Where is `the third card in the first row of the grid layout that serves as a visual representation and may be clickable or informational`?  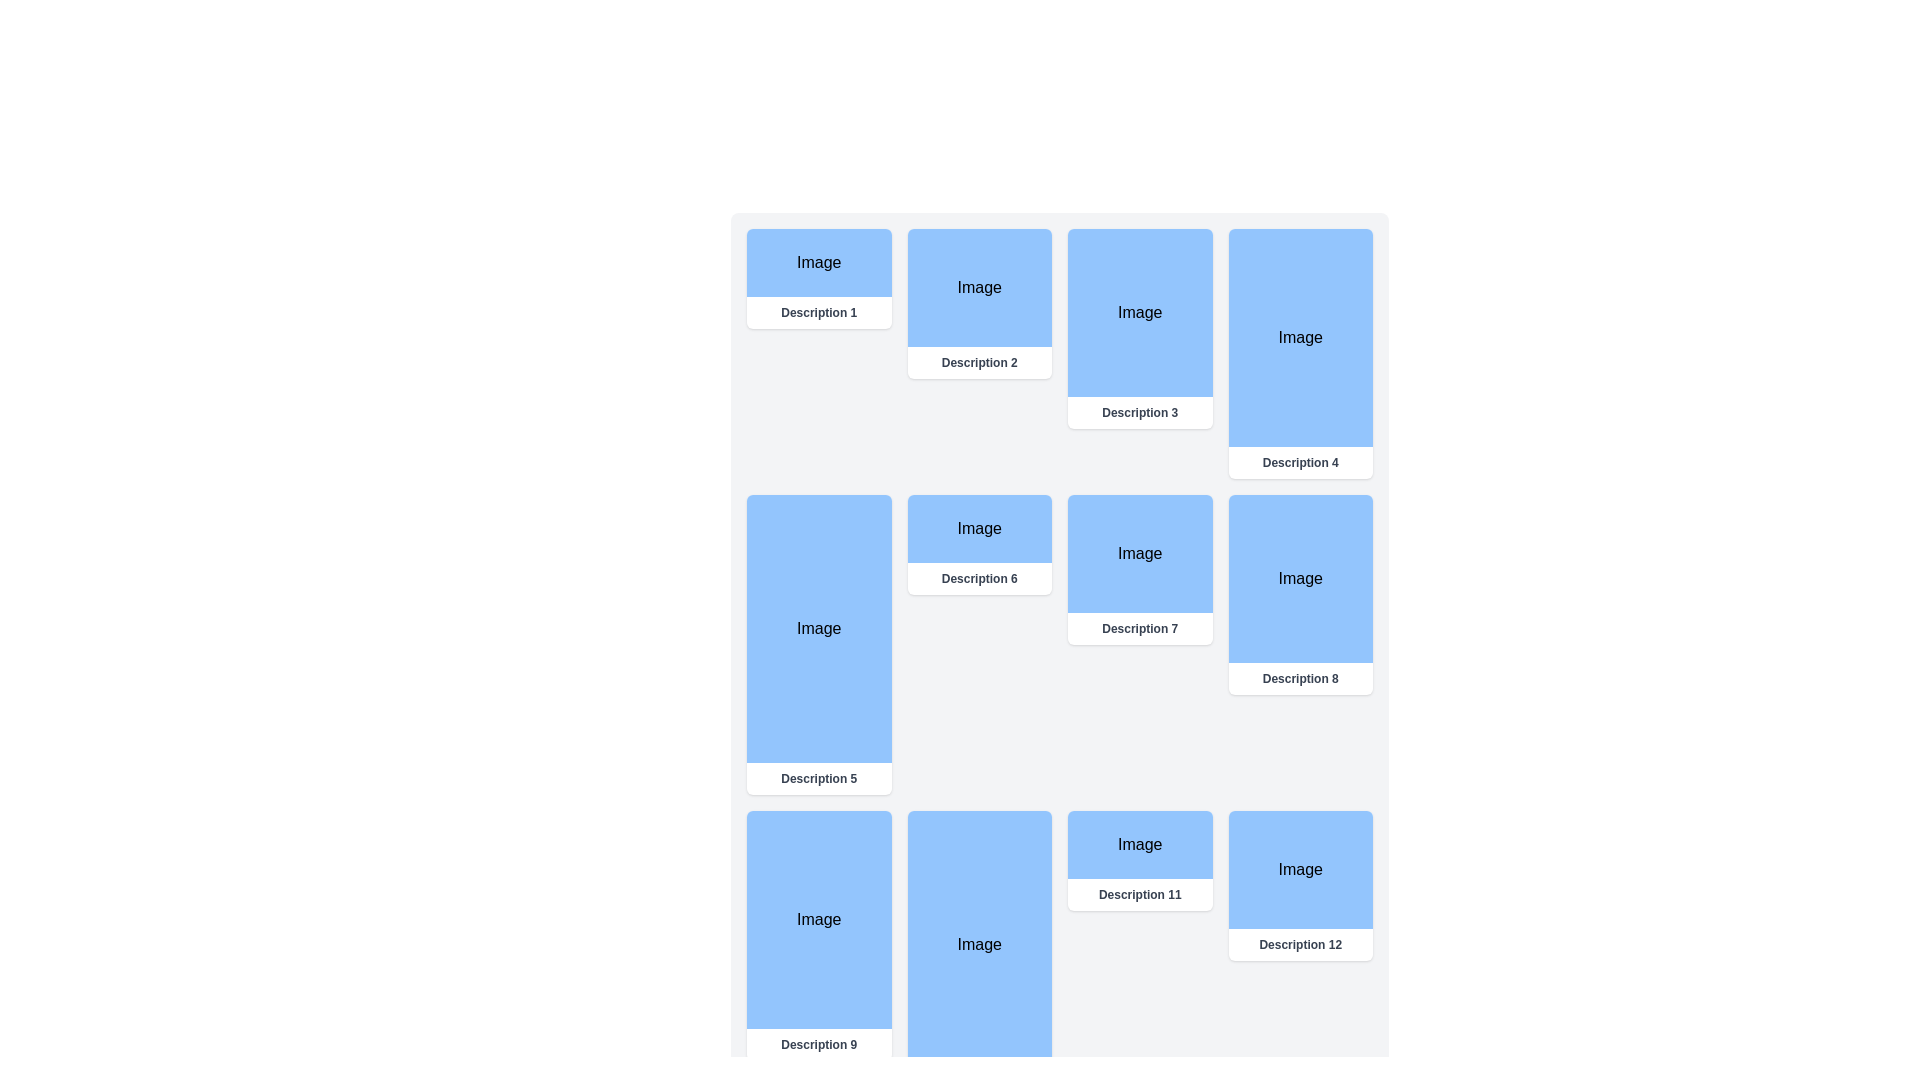
the third card in the first row of the grid layout that serves as a visual representation and may be clickable or informational is located at coordinates (1140, 327).